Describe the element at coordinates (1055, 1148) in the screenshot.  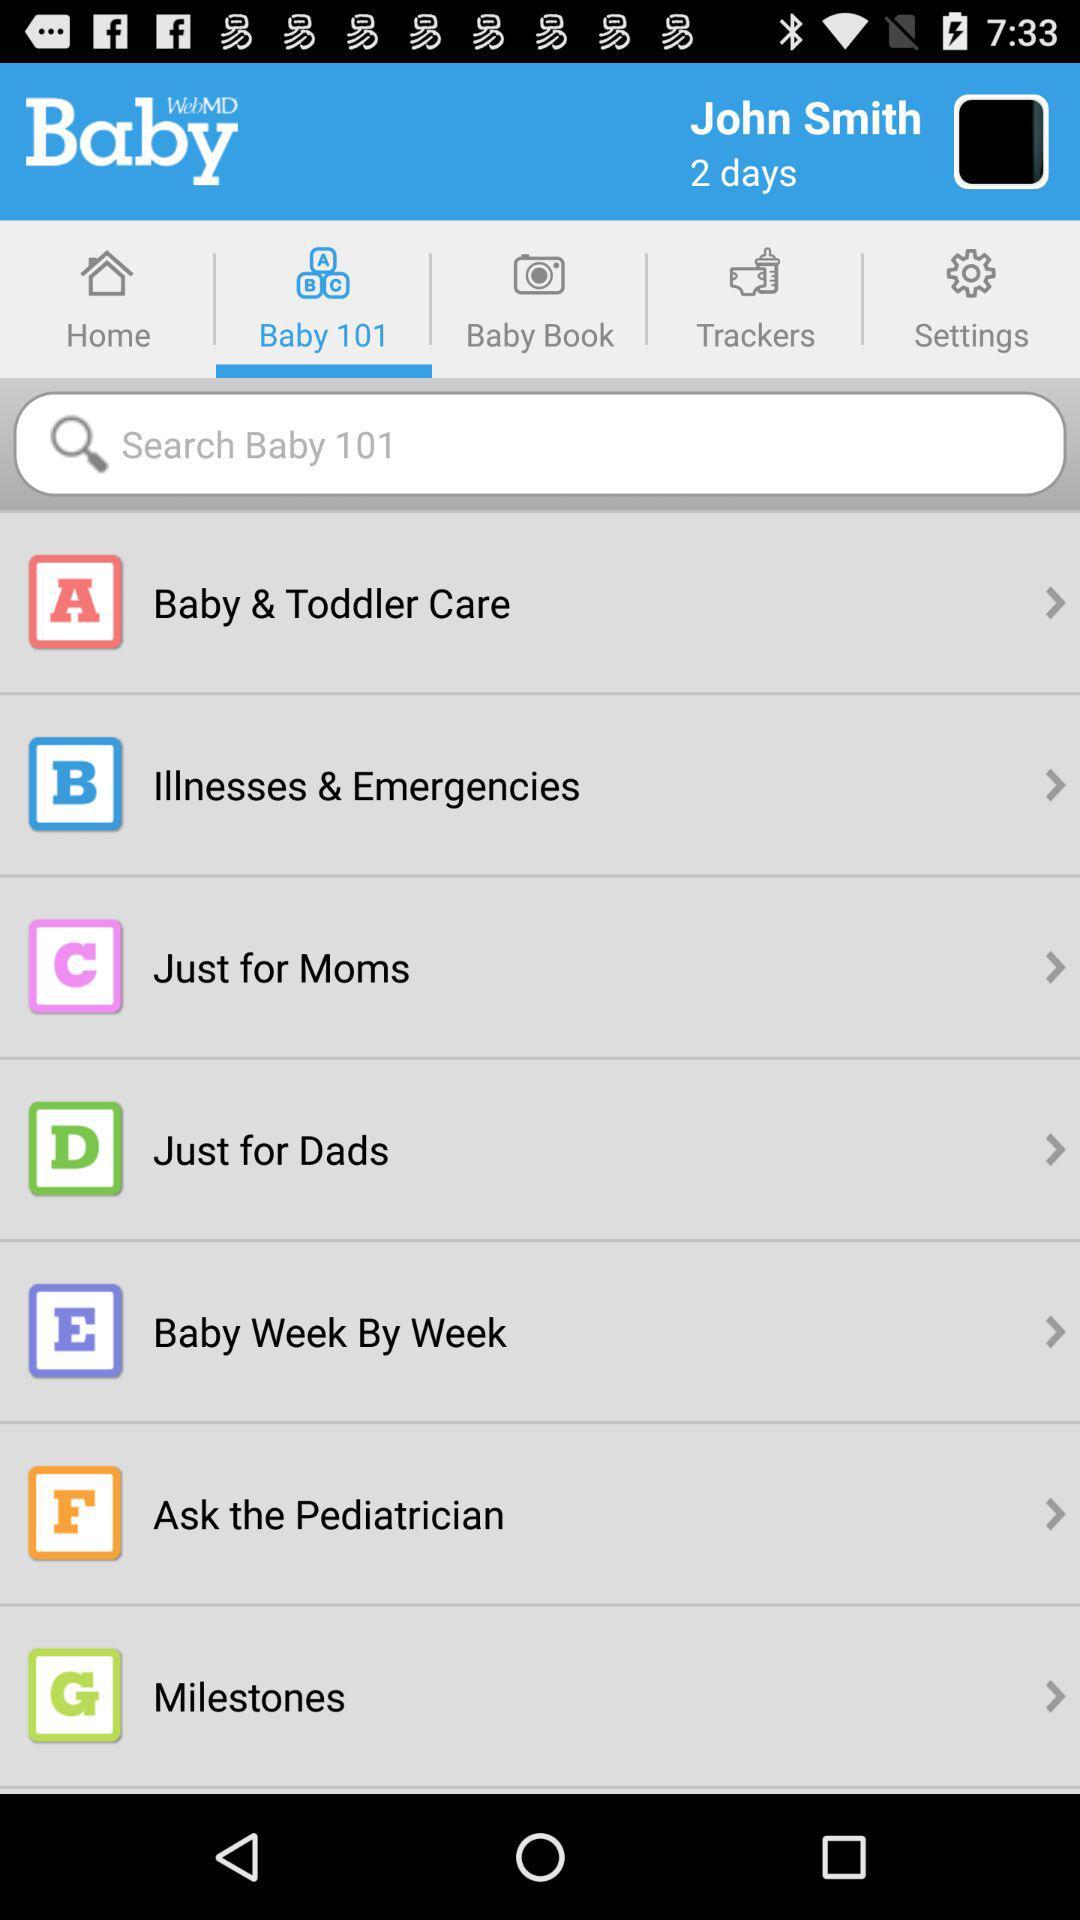
I see `the right arrow present in the forth option` at that location.